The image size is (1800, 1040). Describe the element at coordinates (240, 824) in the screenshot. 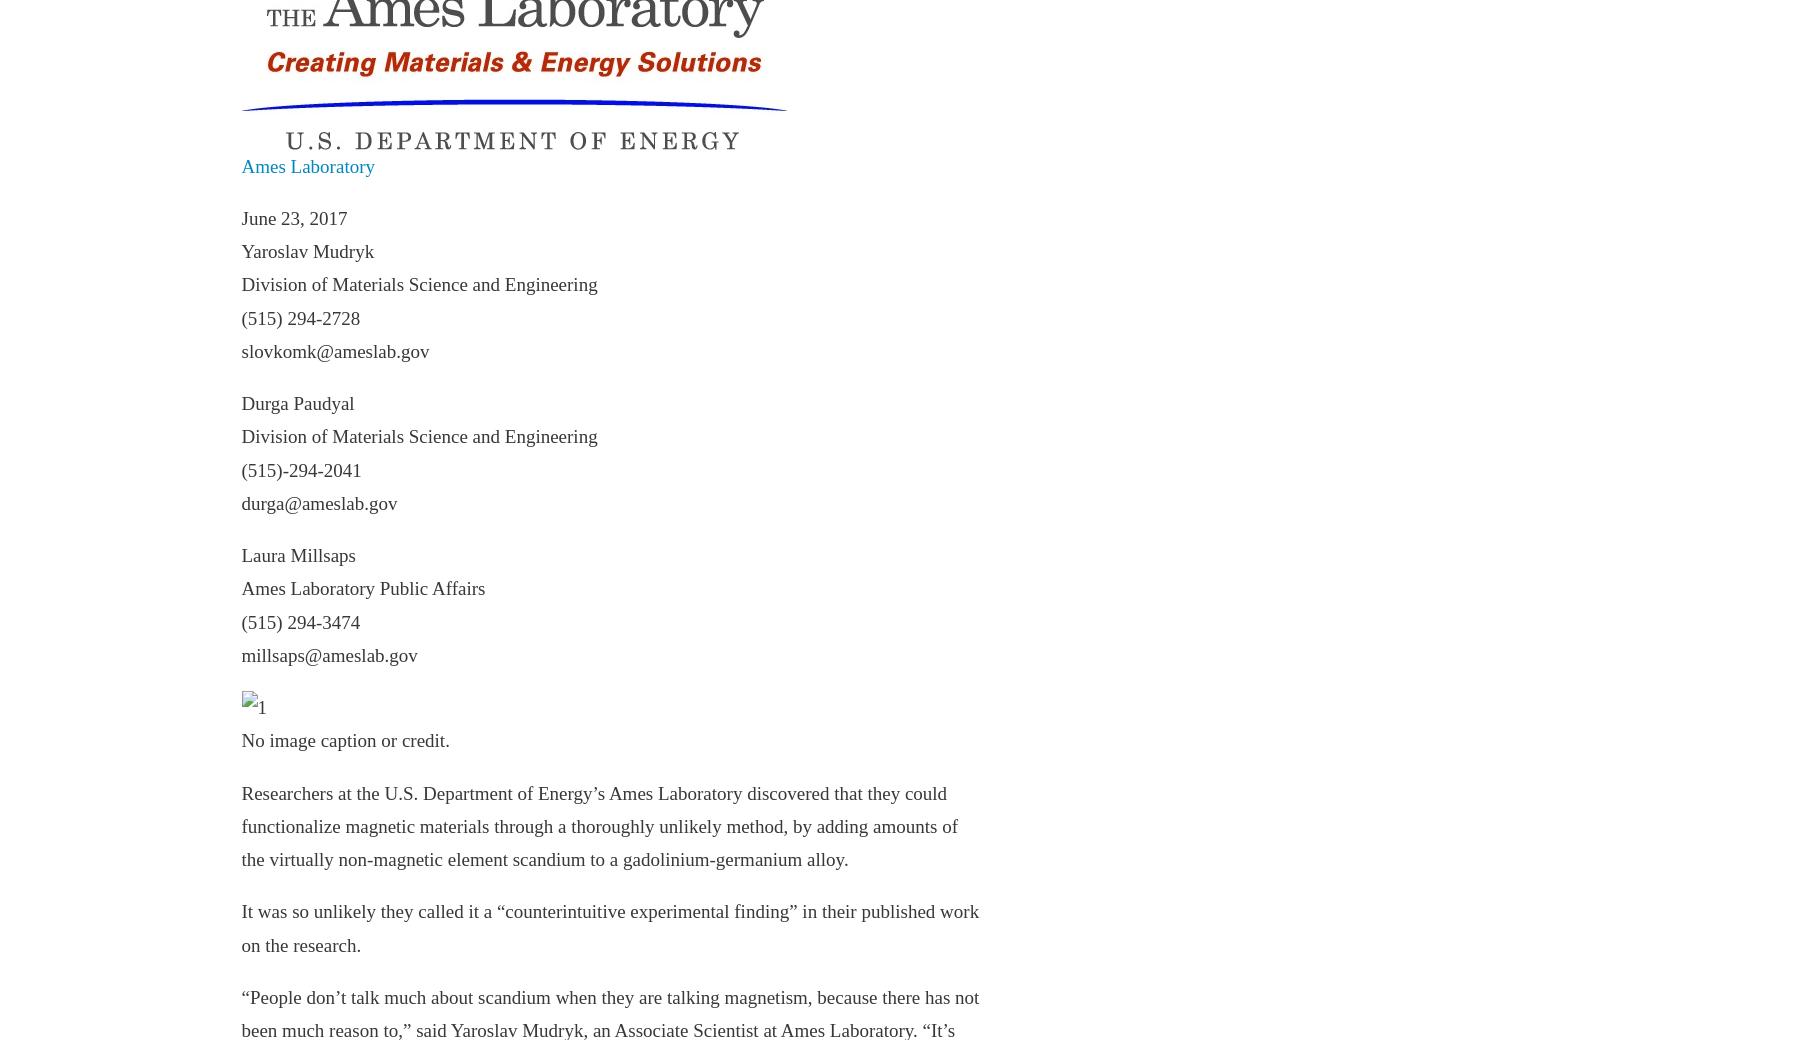

I see `'Researchers at the U.S. Department of Energy’s Ames Laboratory discovered that they could functionalize magnetic materials through a thoroughly unlikely method, by adding amounts of the virtually non-magnetic element scandium to a gadolinium-germanium alloy.'` at that location.